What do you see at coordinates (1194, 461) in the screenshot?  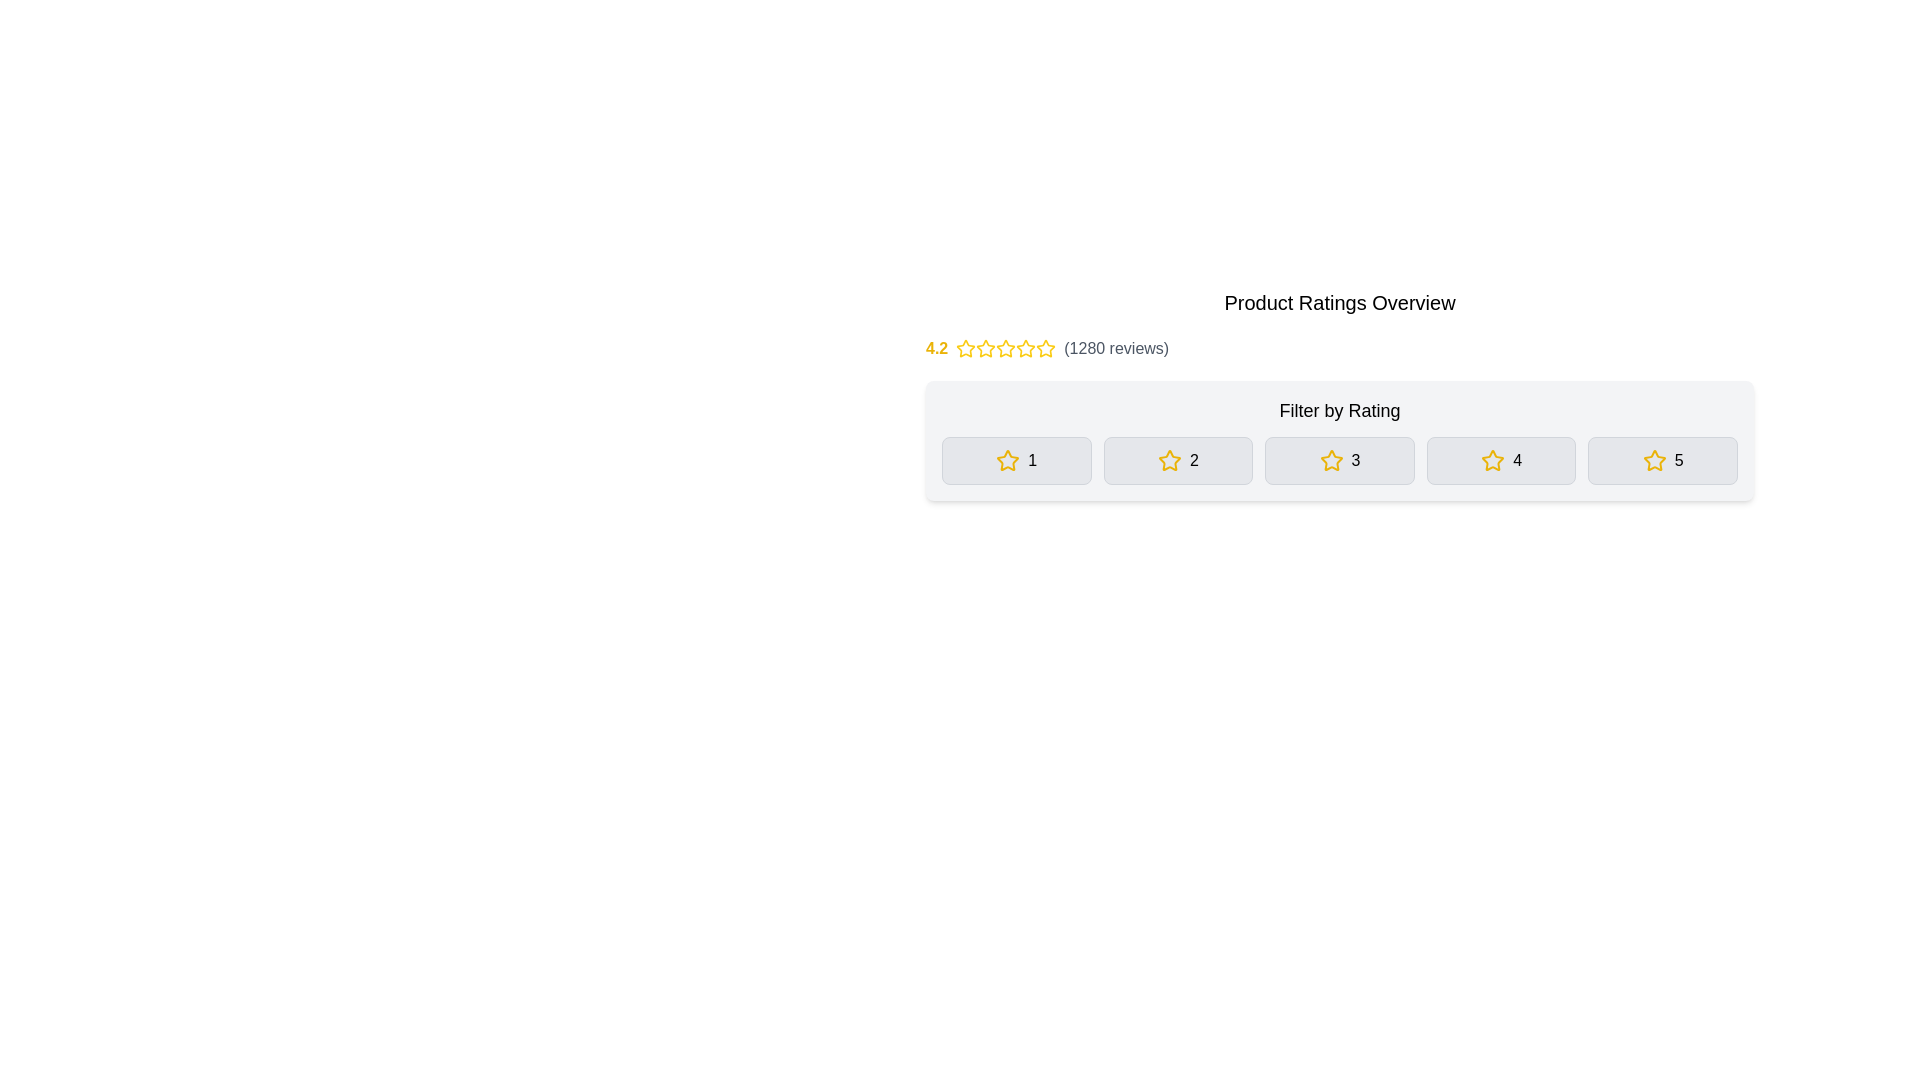 I see `the text element displaying the number '2' in a medium font size, which is part of the 'Filter by Rating' section and is the second button from the left` at bounding box center [1194, 461].